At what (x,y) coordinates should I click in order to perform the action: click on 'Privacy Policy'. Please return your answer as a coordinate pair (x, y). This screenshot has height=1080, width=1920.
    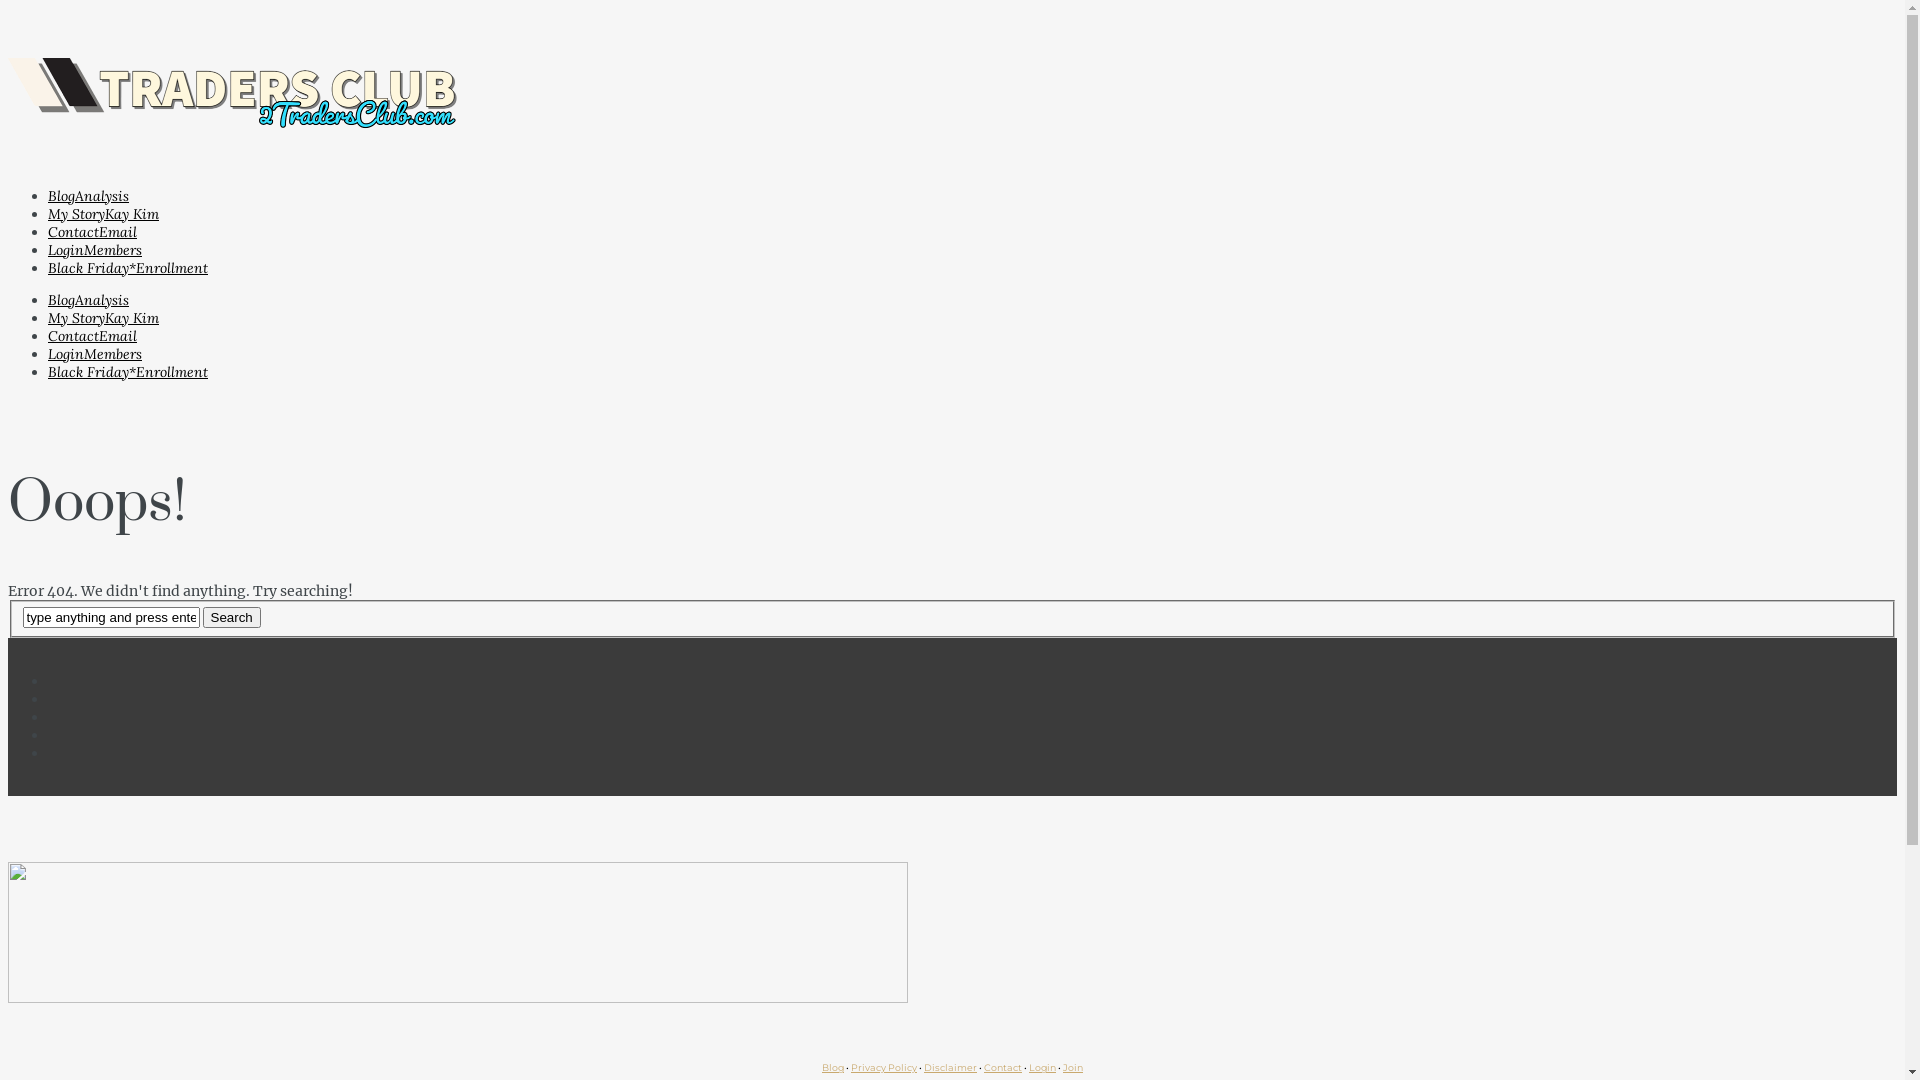
    Looking at the image, I should click on (850, 1066).